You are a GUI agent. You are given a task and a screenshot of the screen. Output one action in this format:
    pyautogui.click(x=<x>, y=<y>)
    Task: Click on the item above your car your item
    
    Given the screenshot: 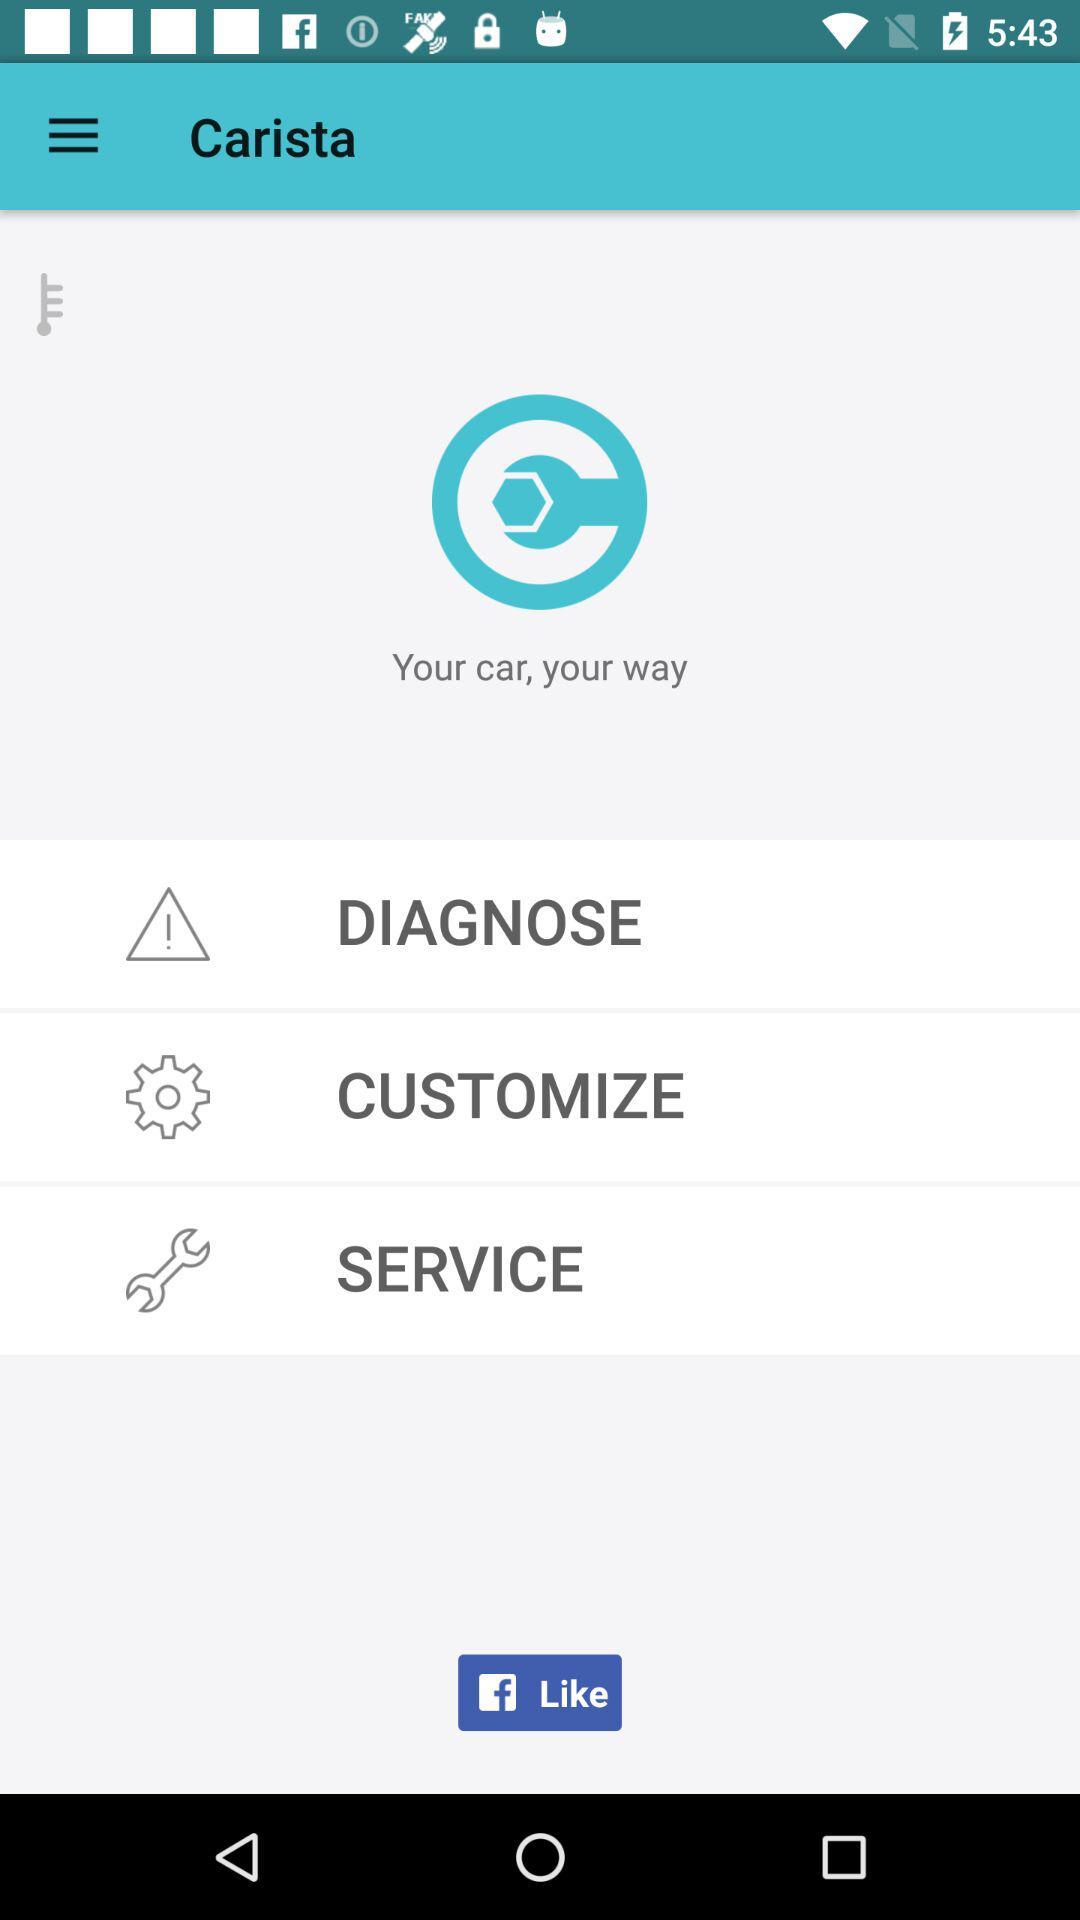 What is the action you would take?
    pyautogui.click(x=538, y=502)
    